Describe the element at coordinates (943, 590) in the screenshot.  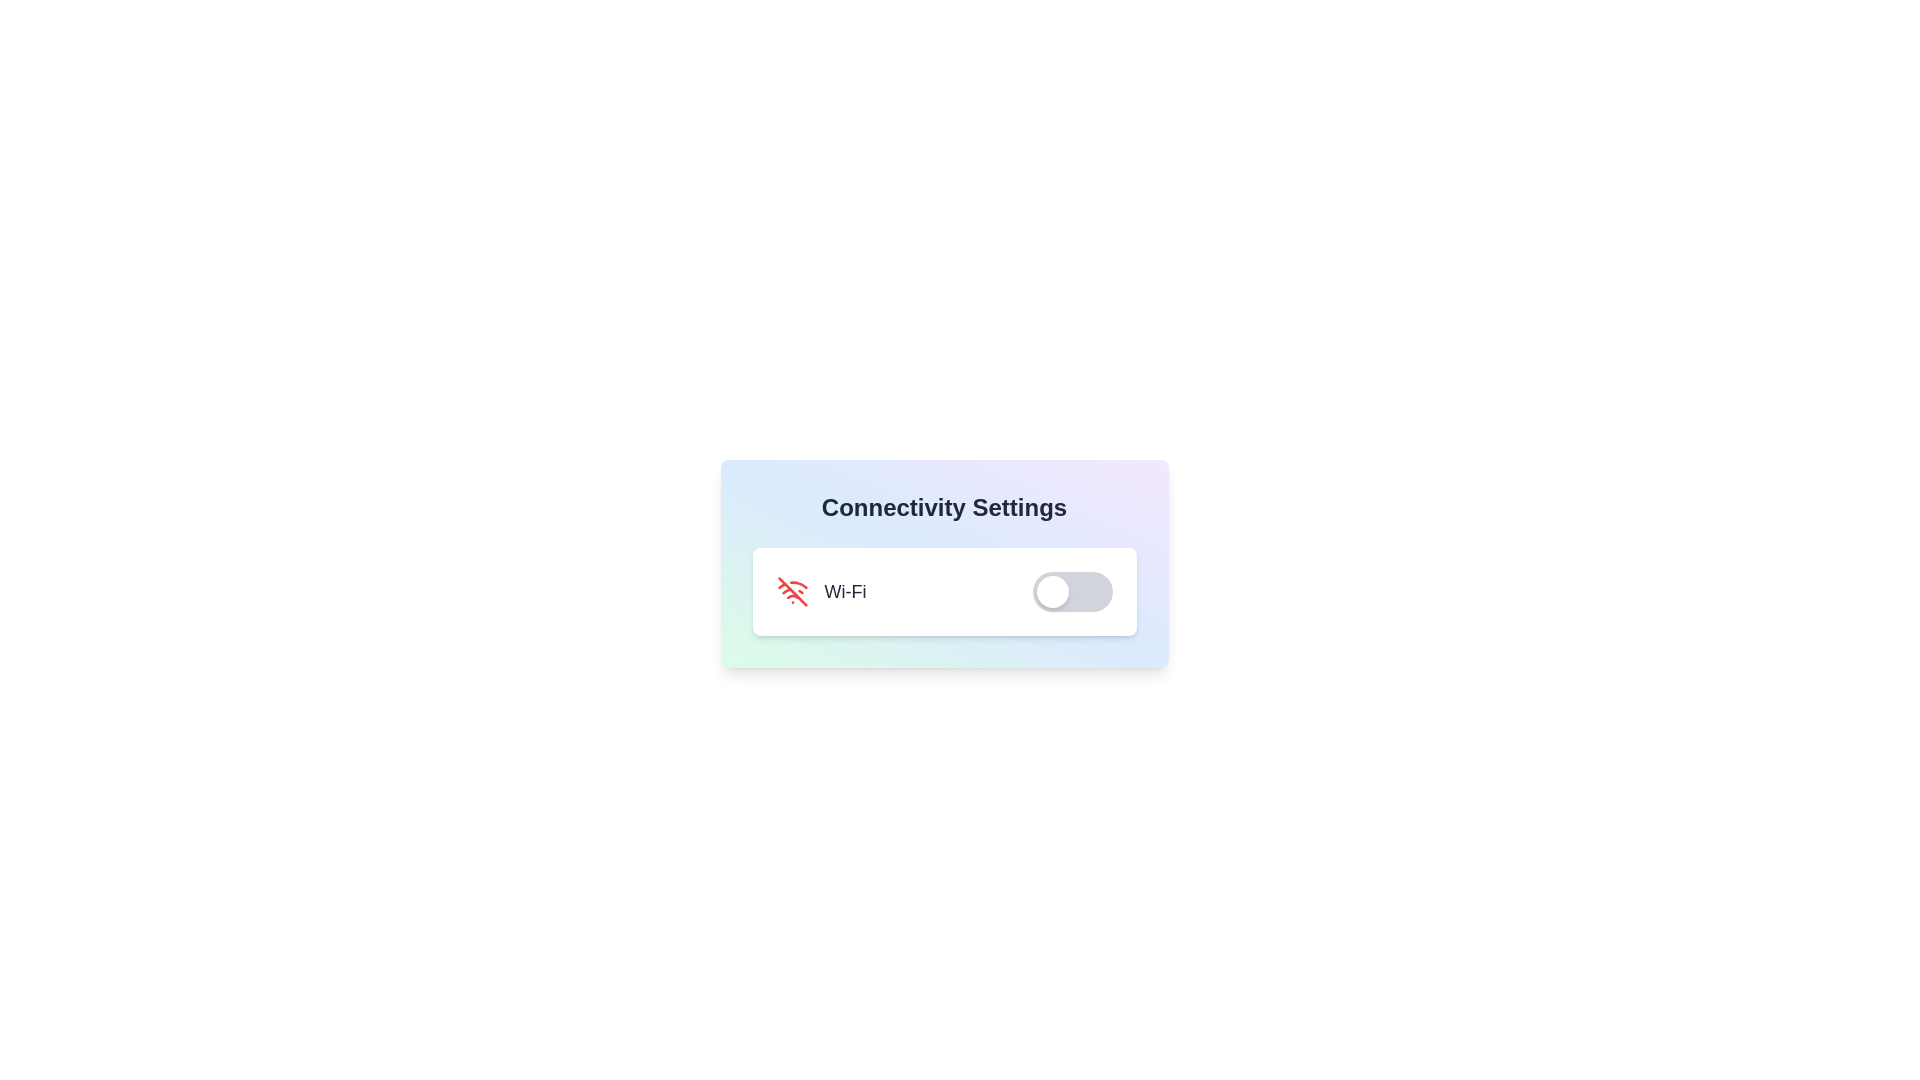
I see `the rectangular card with a white background, rounded corners, a red Wi-Fi icon with a strike-through, the text 'Wi-Fi' in medium gray font, and a toggle switch on the far right, located in the 'Connectivity Settings' section` at that location.